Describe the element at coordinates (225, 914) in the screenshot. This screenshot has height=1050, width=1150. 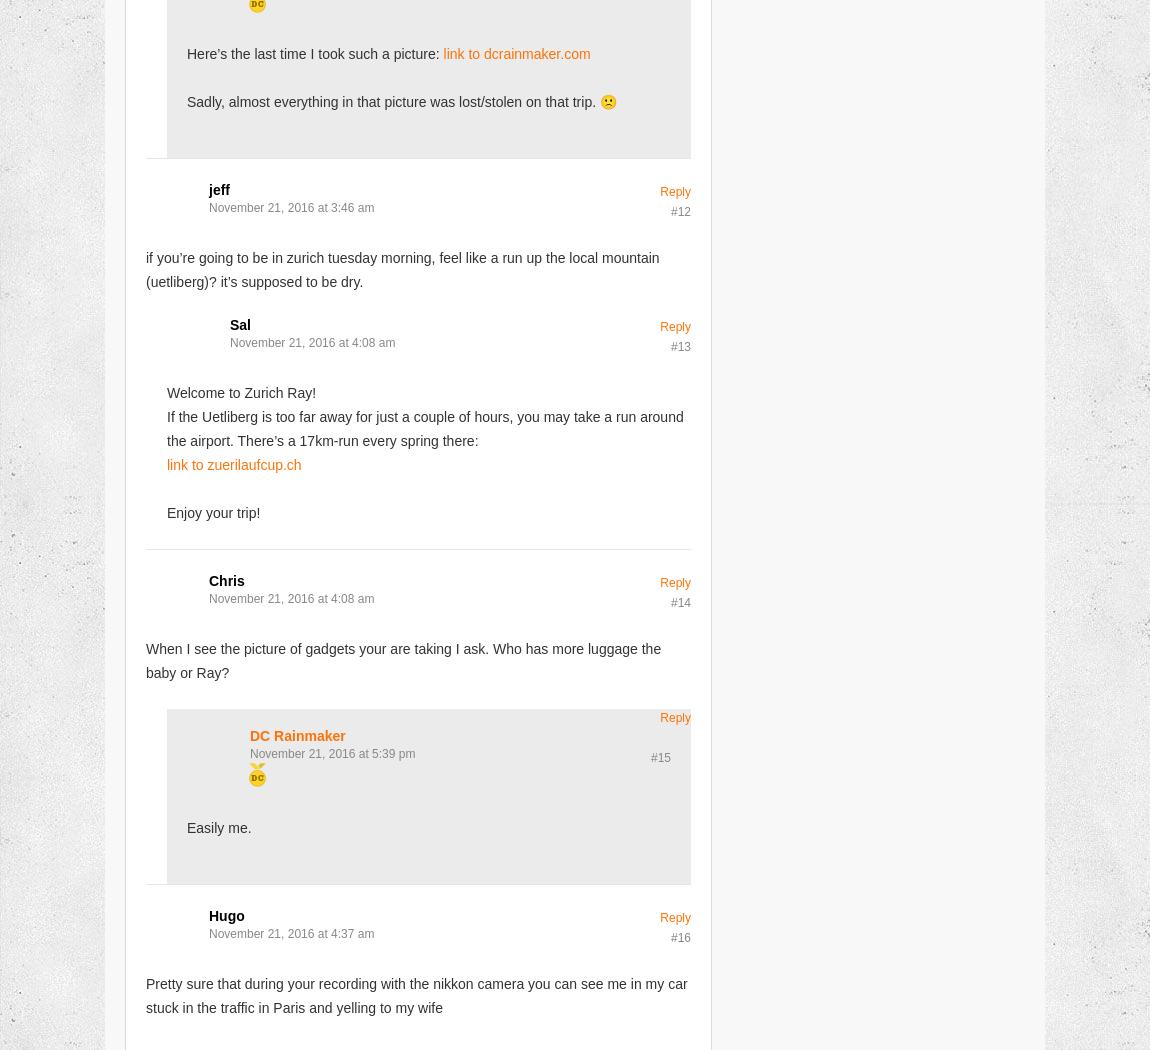
I see `'Hugo'` at that location.